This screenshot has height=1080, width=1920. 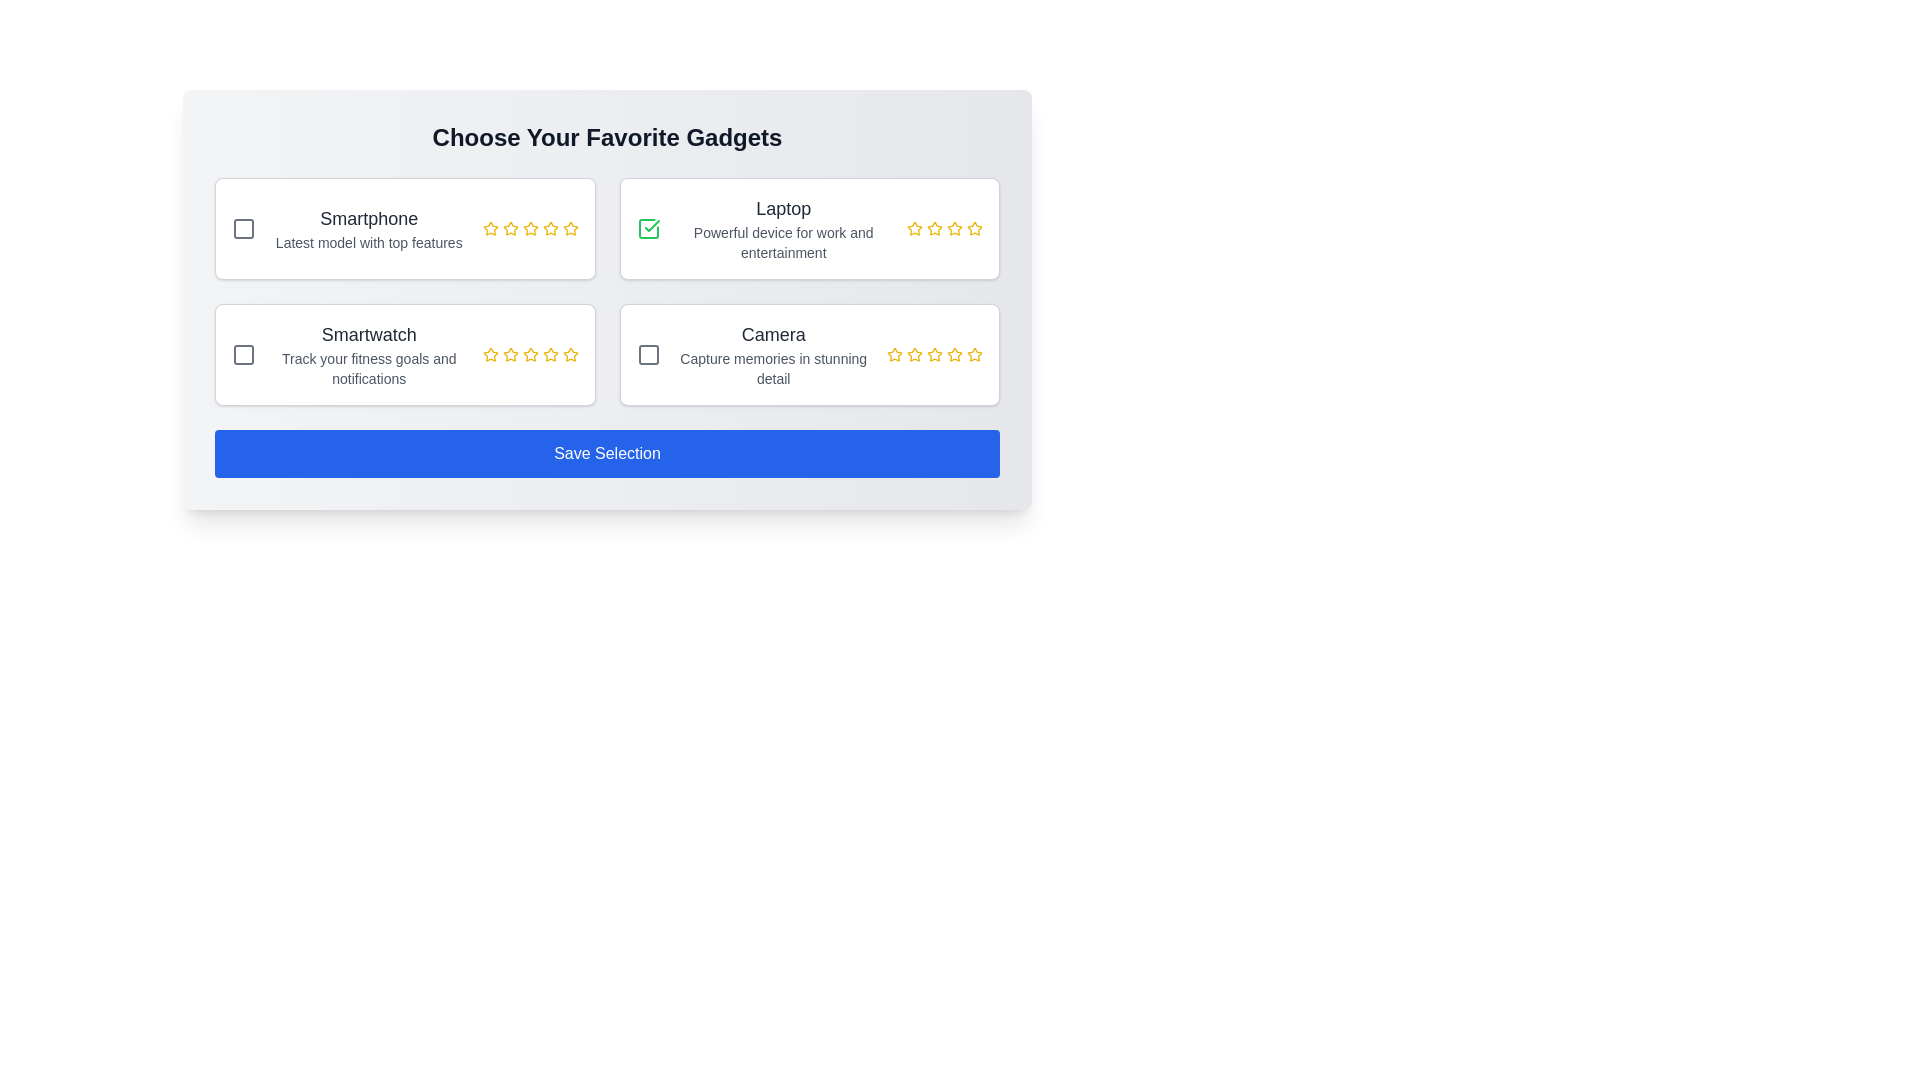 I want to click on the descriptive Text Label that provides additional details about the 'Smartwatch' option, located below and aligned to the left of the title 'Smartwatch', so click(x=369, y=369).